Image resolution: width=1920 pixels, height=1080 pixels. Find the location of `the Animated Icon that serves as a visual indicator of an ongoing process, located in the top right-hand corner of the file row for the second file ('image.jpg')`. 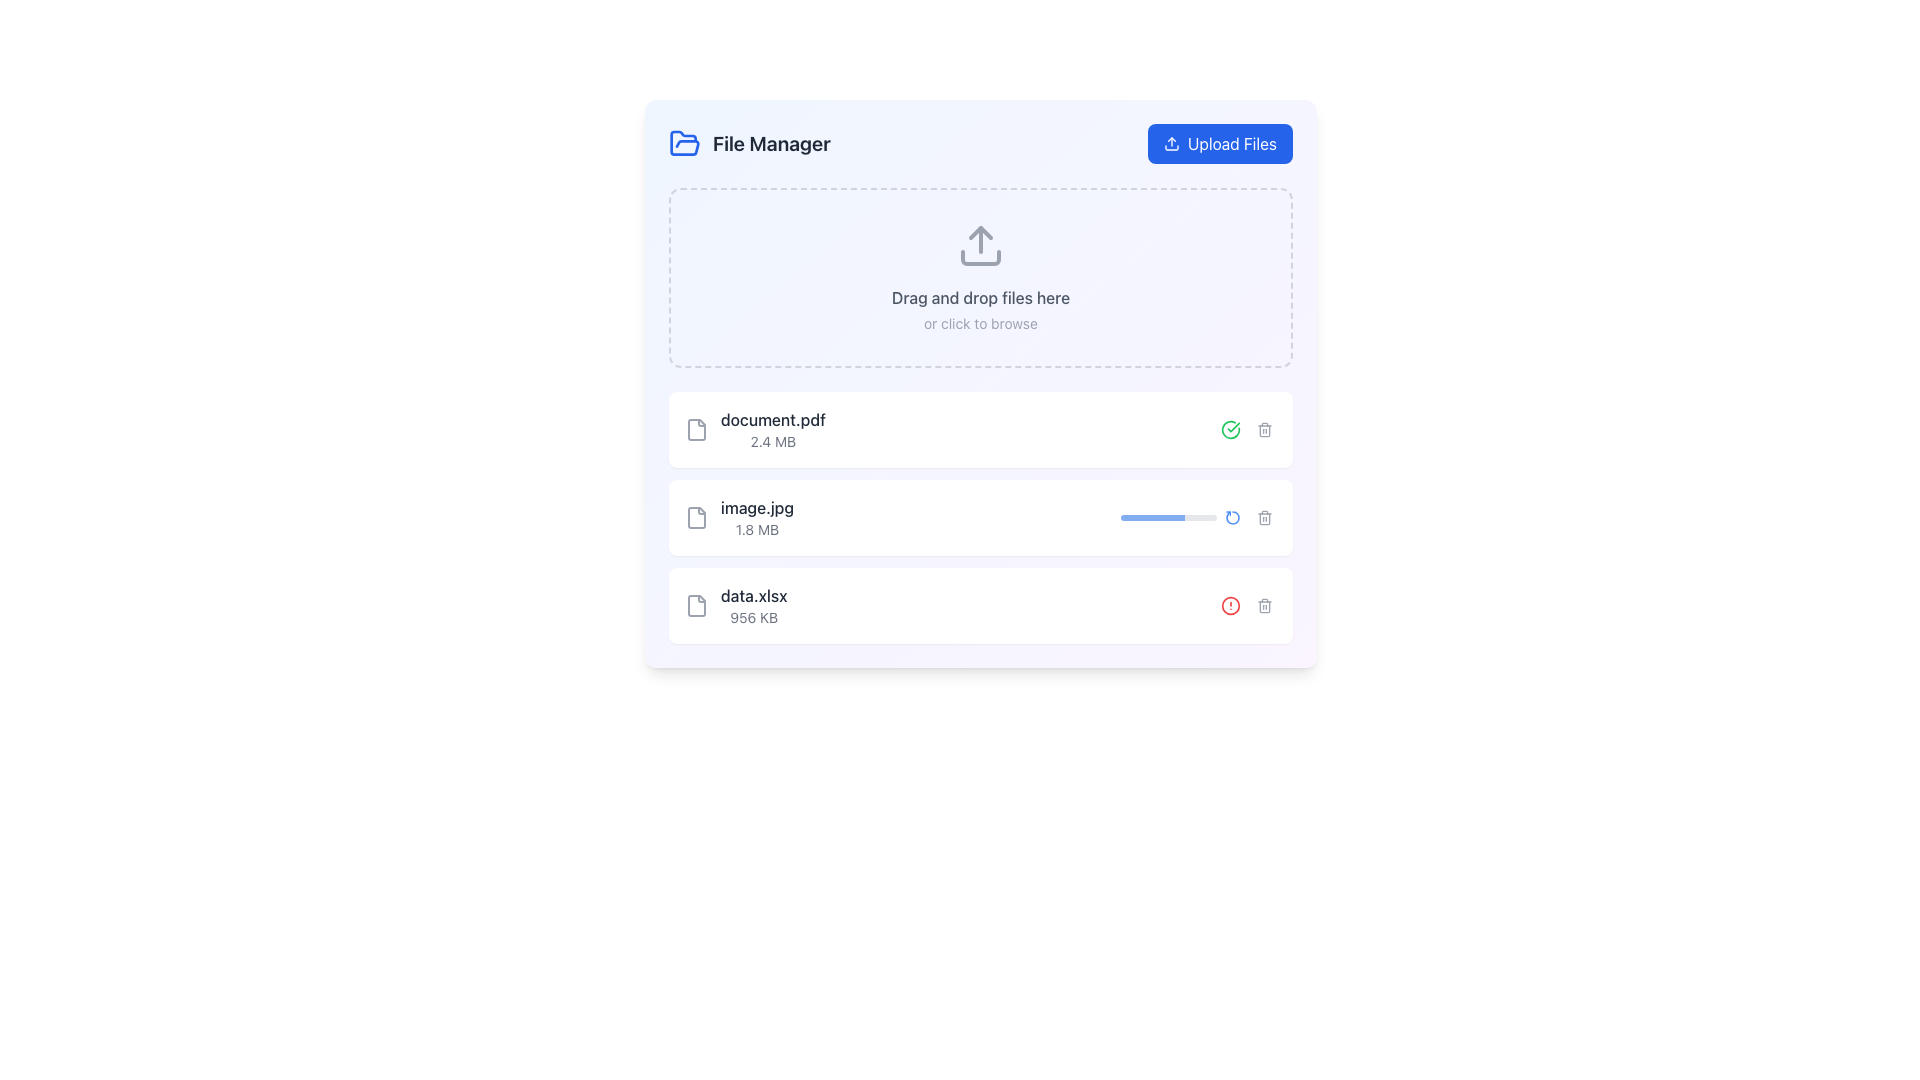

the Animated Icon that serves as a visual indicator of an ongoing process, located in the top right-hand corner of the file row for the second file ('image.jpg') is located at coordinates (1232, 516).